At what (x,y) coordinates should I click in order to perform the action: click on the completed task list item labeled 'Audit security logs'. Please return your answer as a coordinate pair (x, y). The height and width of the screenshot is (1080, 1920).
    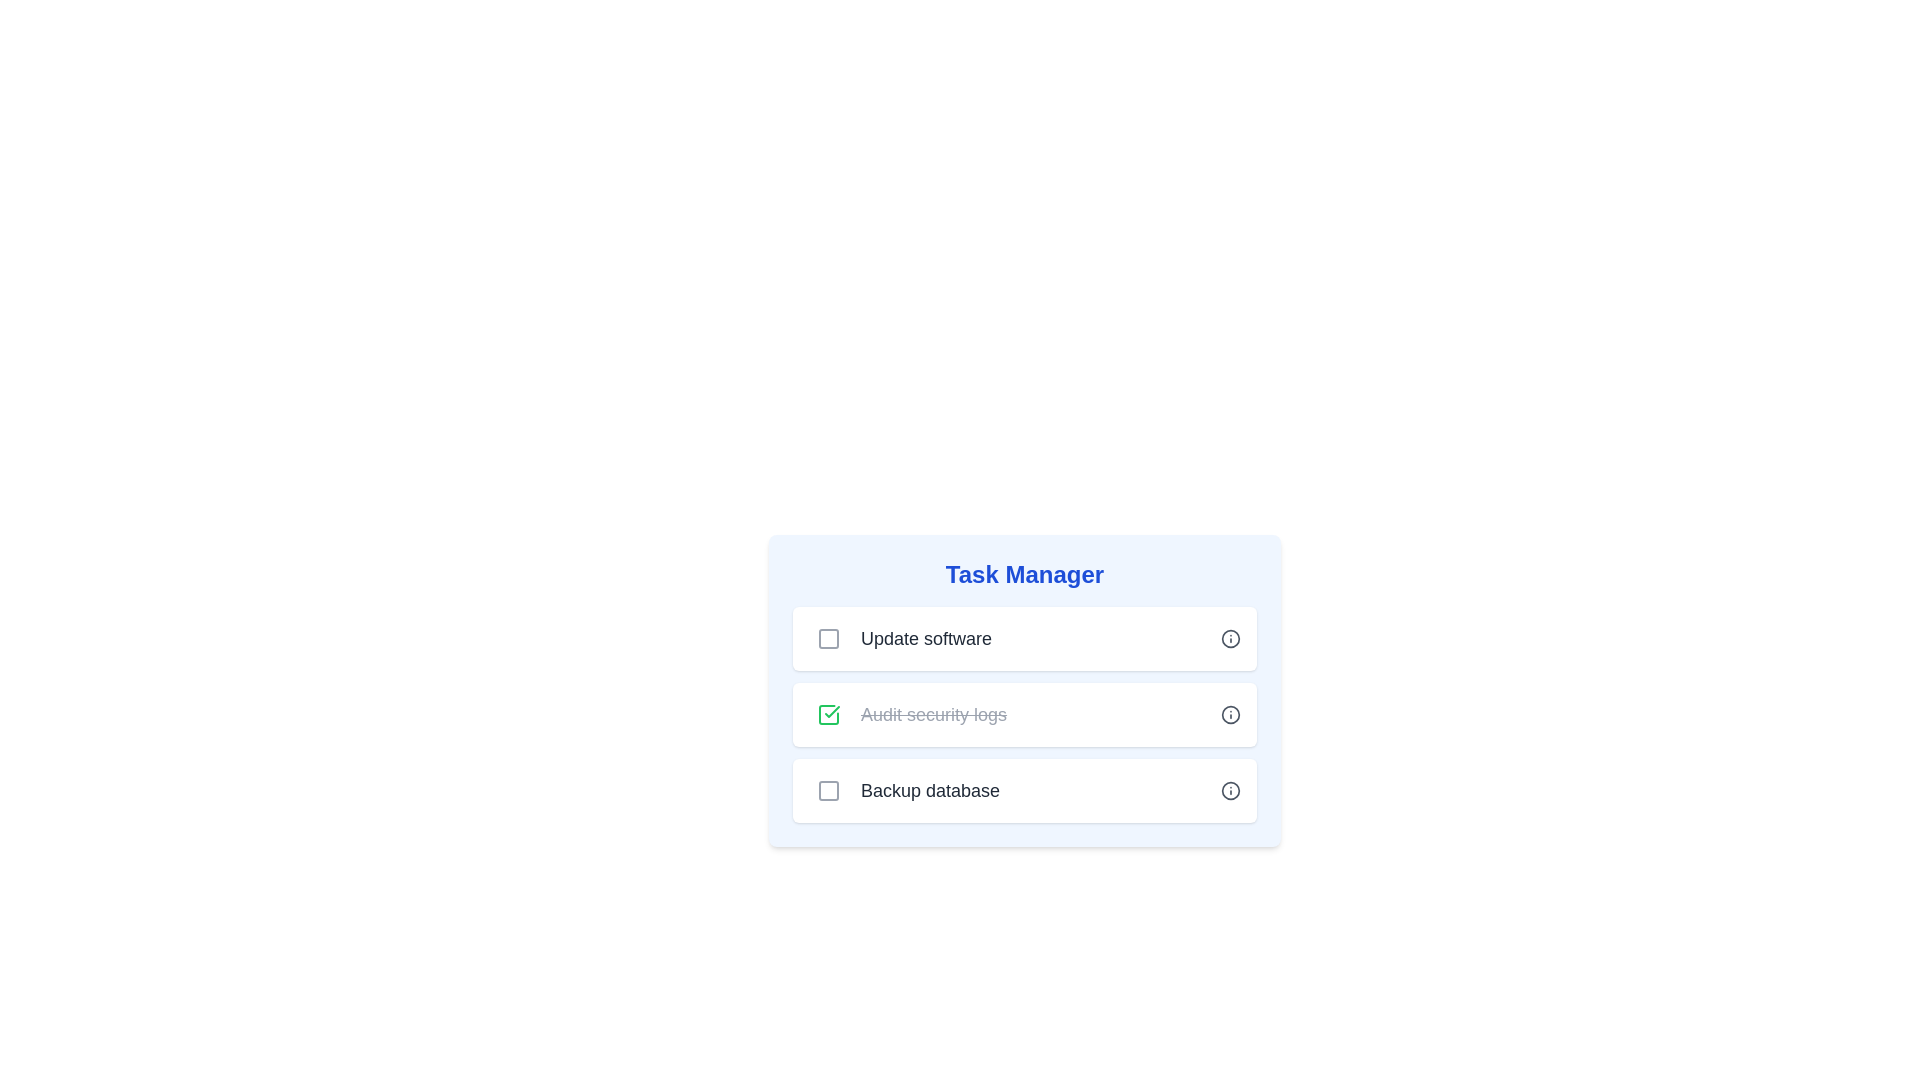
    Looking at the image, I should click on (1025, 771).